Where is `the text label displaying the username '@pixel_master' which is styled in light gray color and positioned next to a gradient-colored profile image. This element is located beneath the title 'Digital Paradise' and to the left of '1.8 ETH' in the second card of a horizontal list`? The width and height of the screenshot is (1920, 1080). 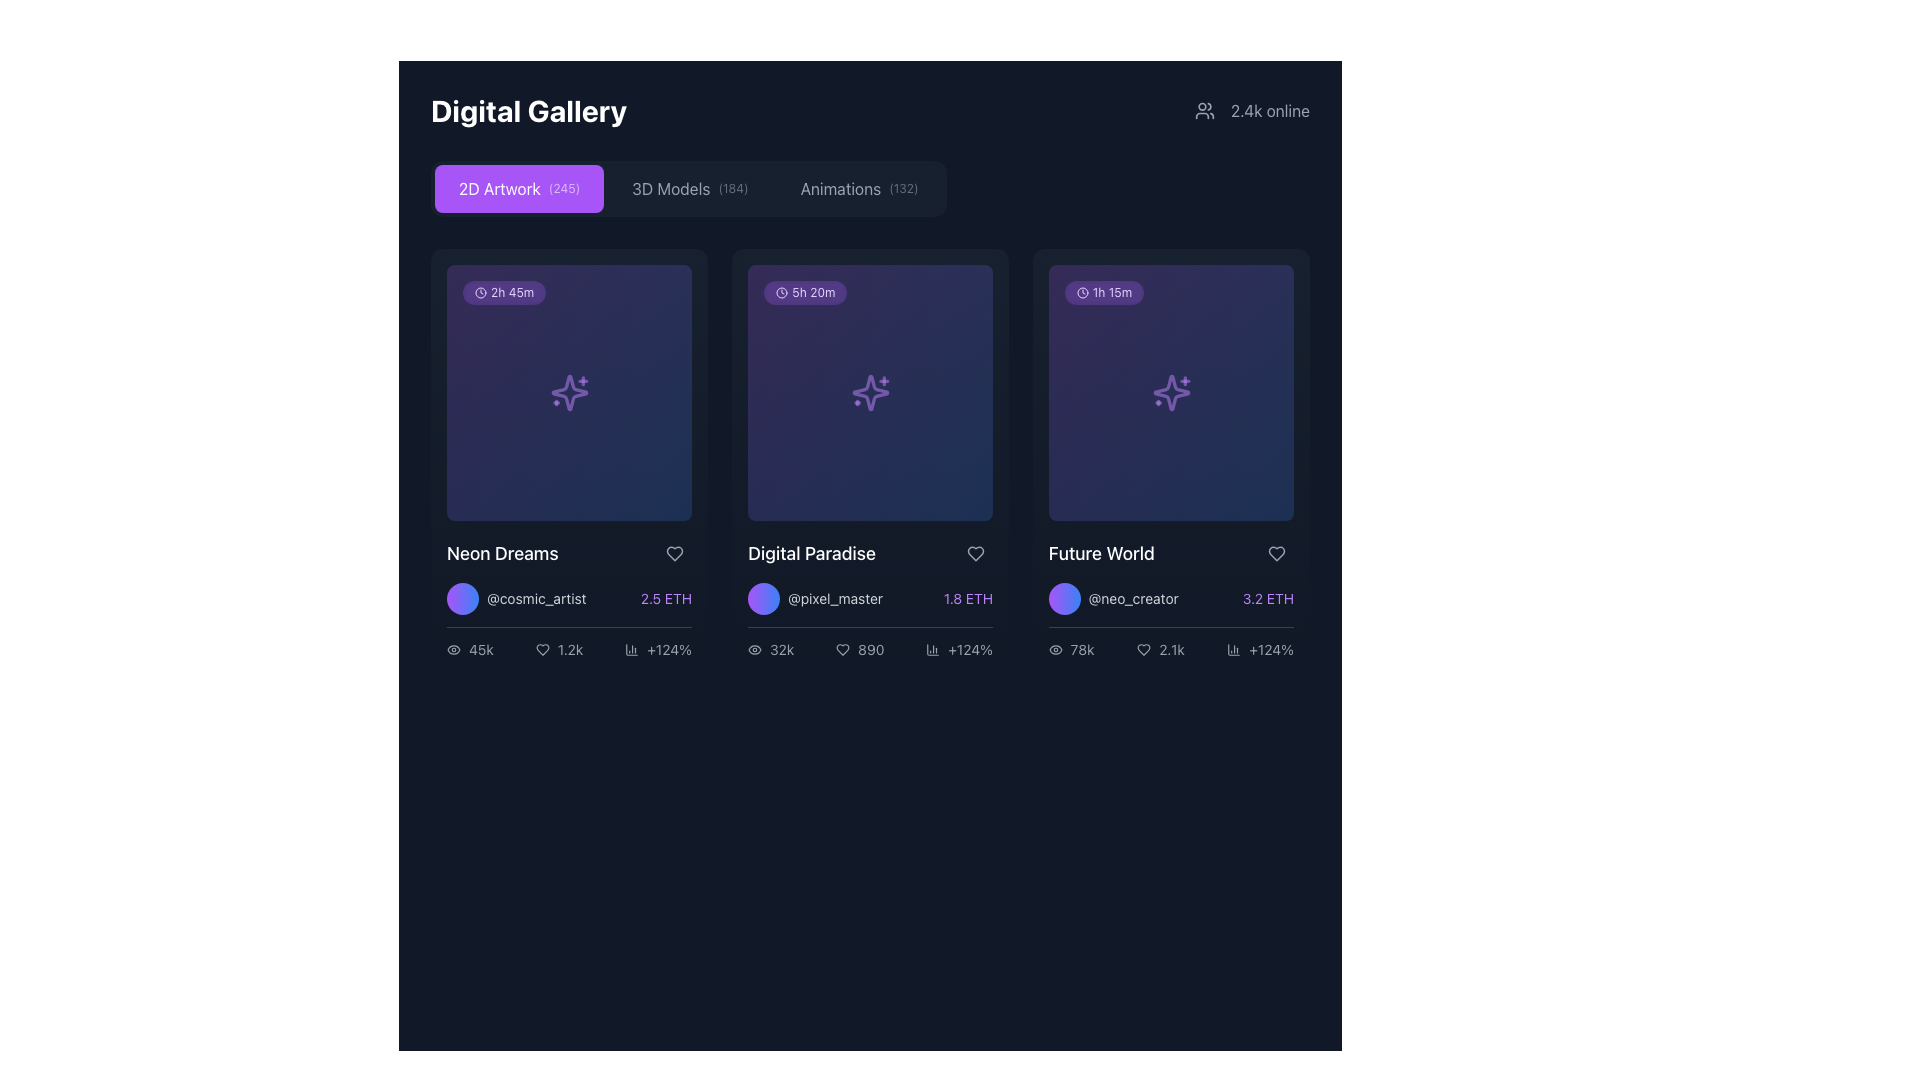
the text label displaying the username '@pixel_master' which is styled in light gray color and positioned next to a gradient-colored profile image. This element is located beneath the title 'Digital Paradise' and to the left of '1.8 ETH' in the second card of a horizontal list is located at coordinates (815, 597).